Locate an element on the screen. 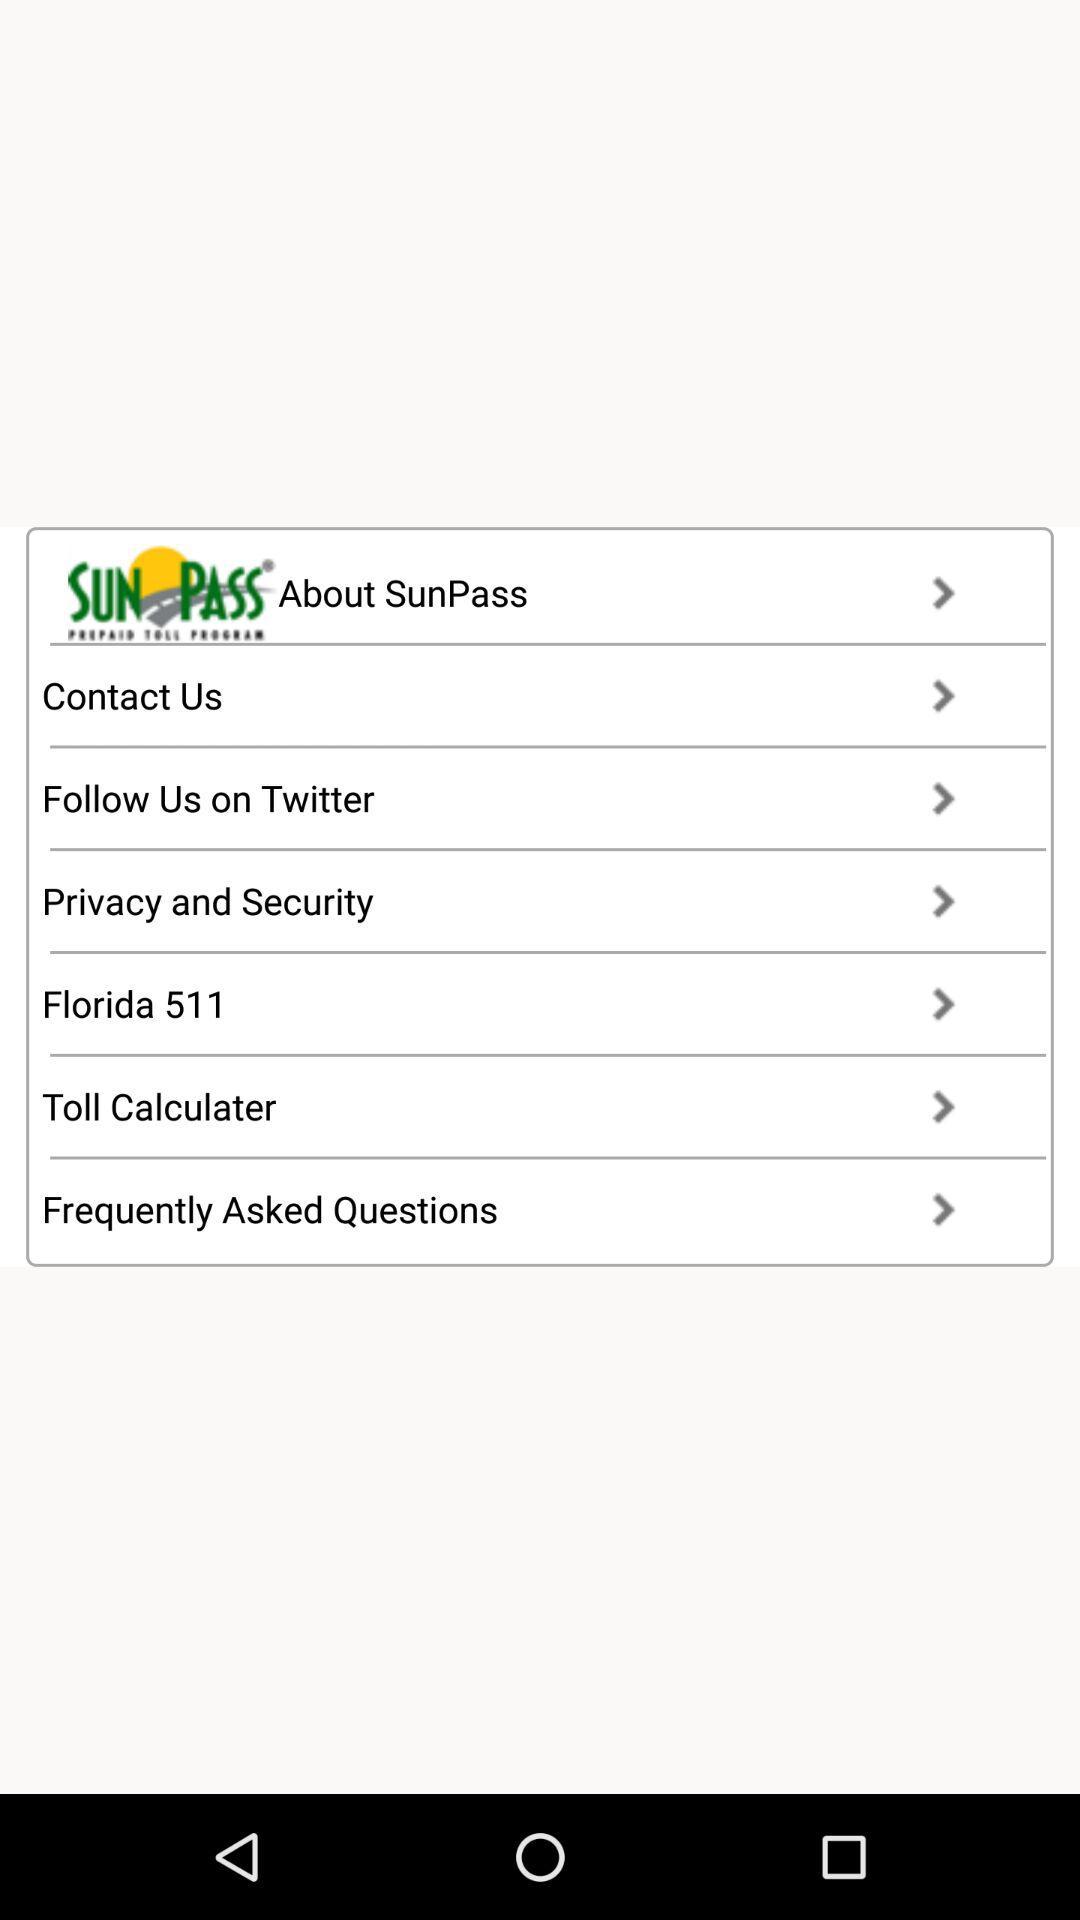  toll calculater is located at coordinates (516, 1105).